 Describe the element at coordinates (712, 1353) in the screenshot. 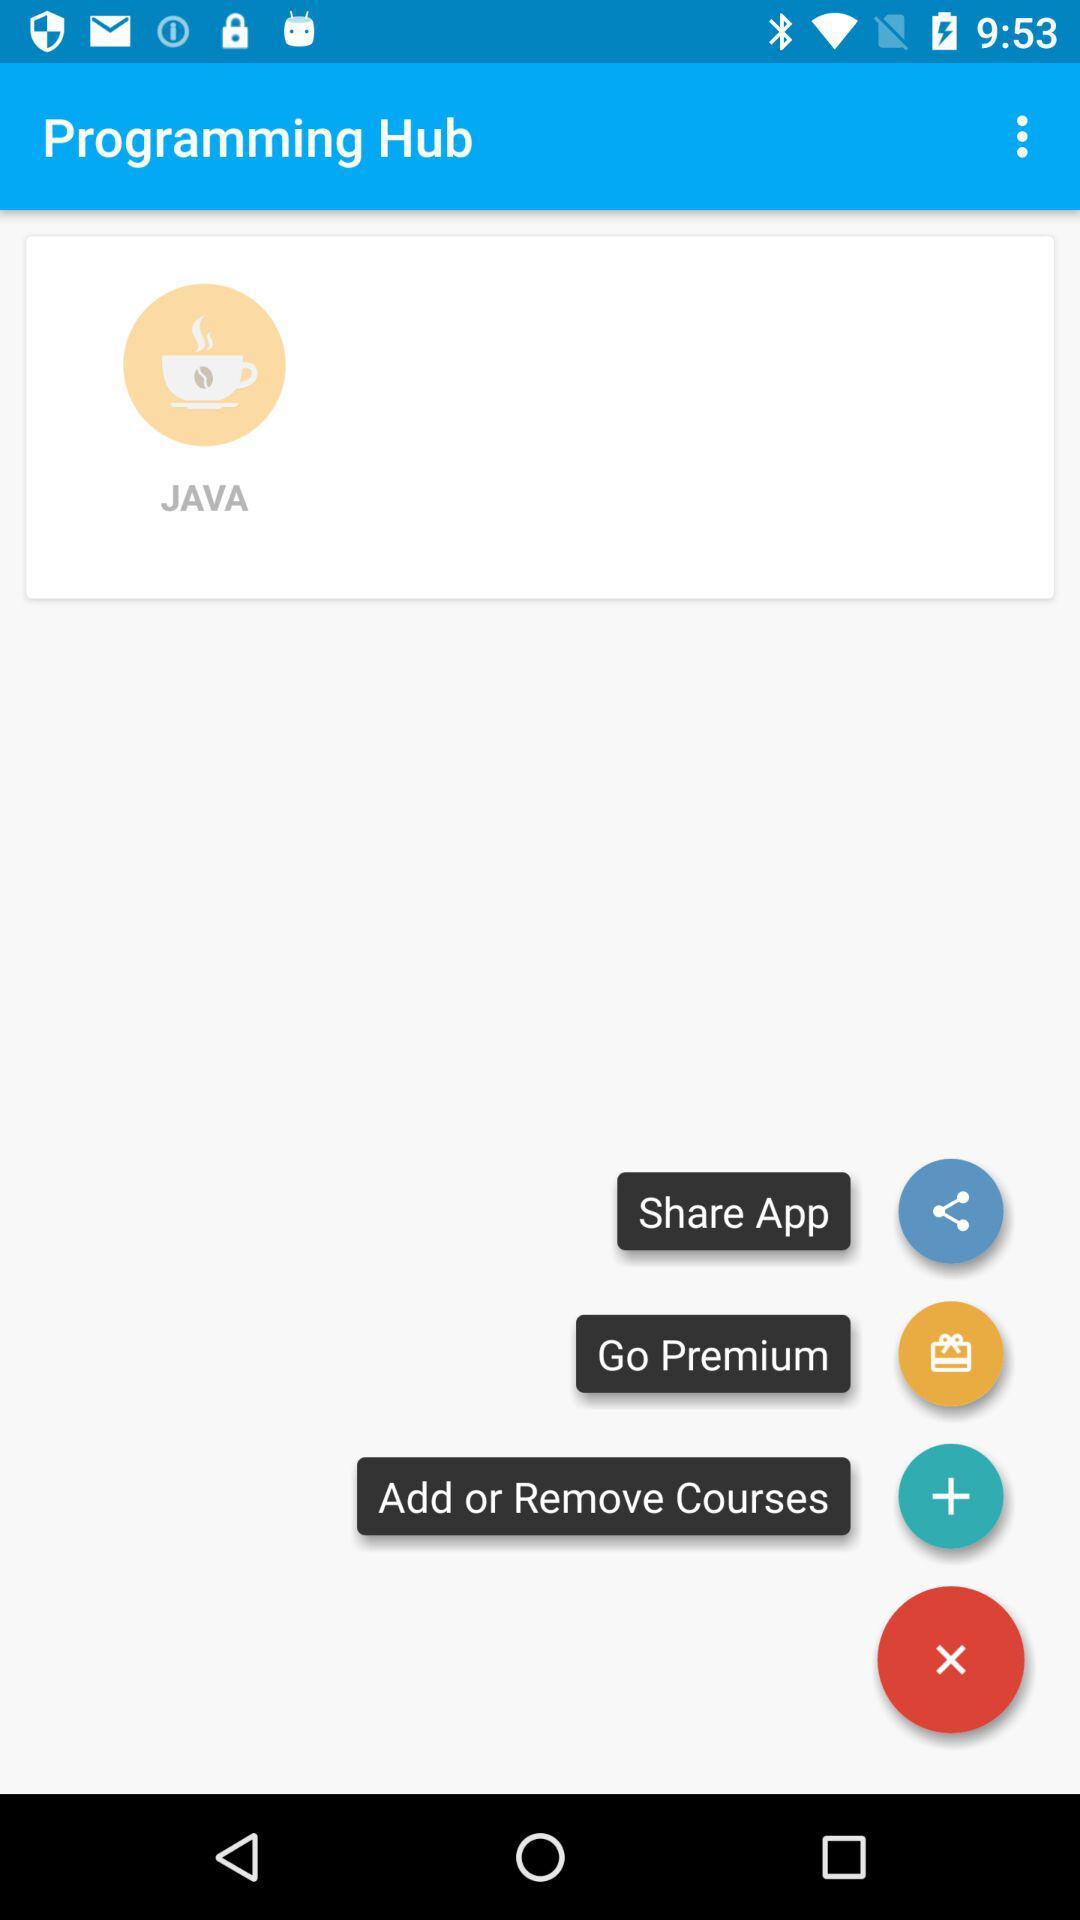

I see `icon below share app` at that location.